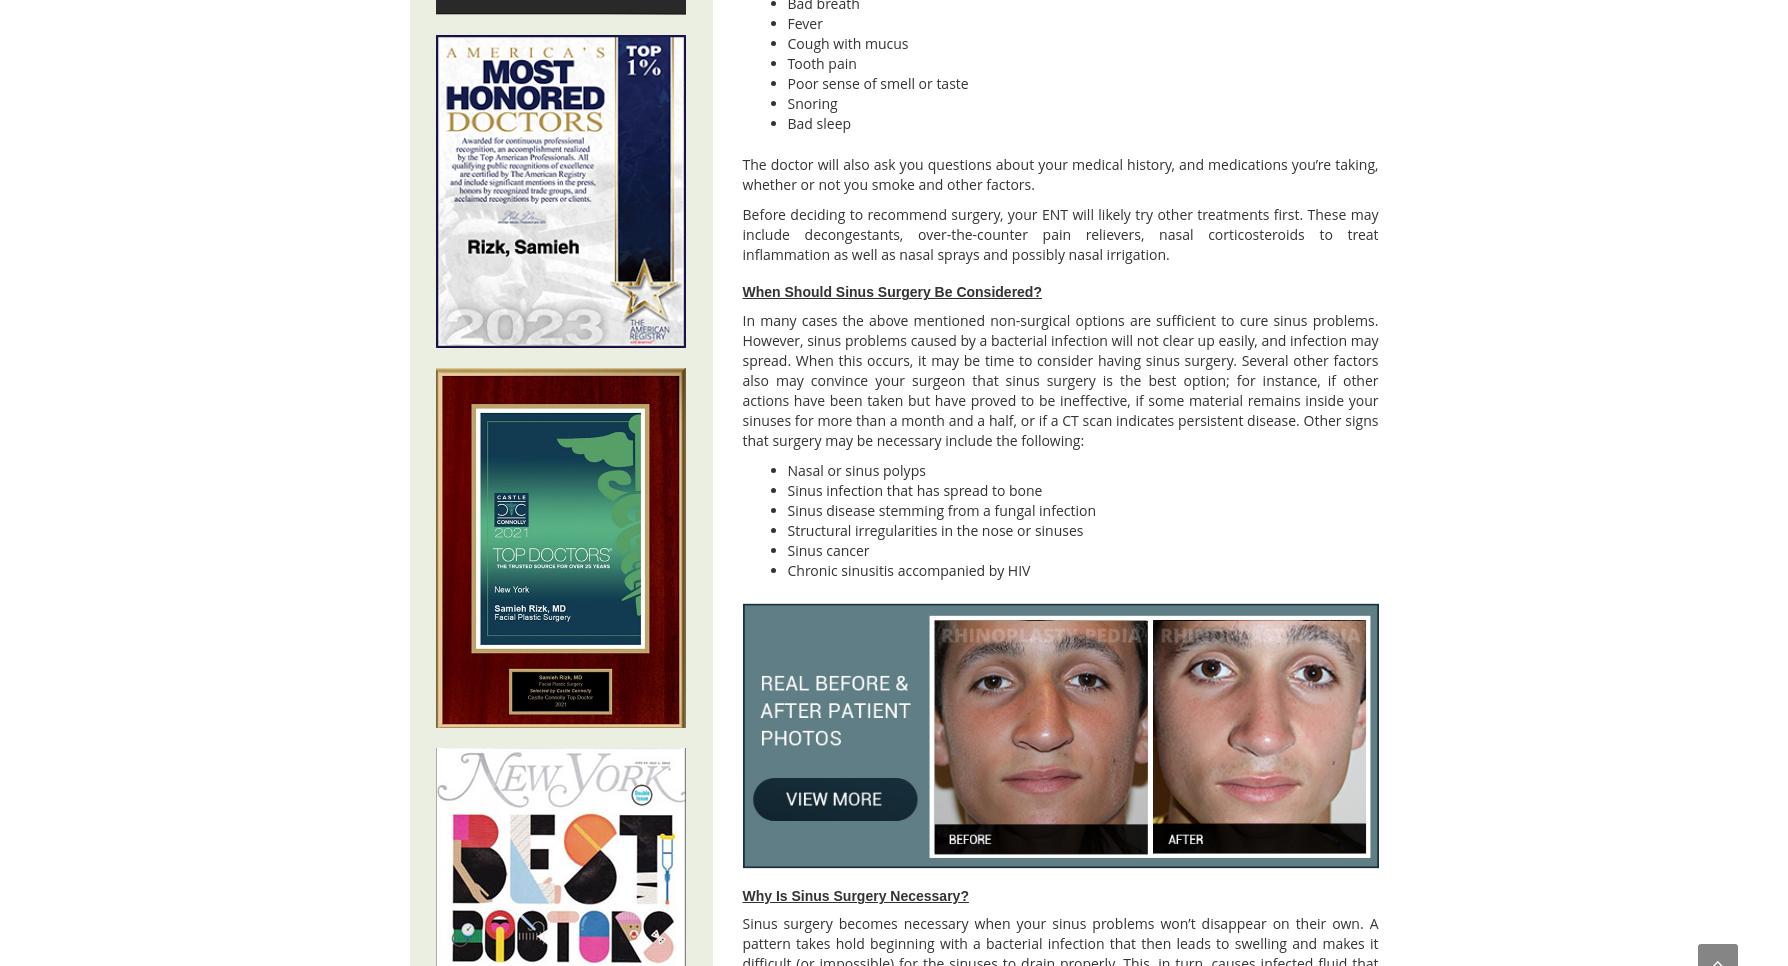  What do you see at coordinates (876, 82) in the screenshot?
I see `'Poor sense of smell or taste'` at bounding box center [876, 82].